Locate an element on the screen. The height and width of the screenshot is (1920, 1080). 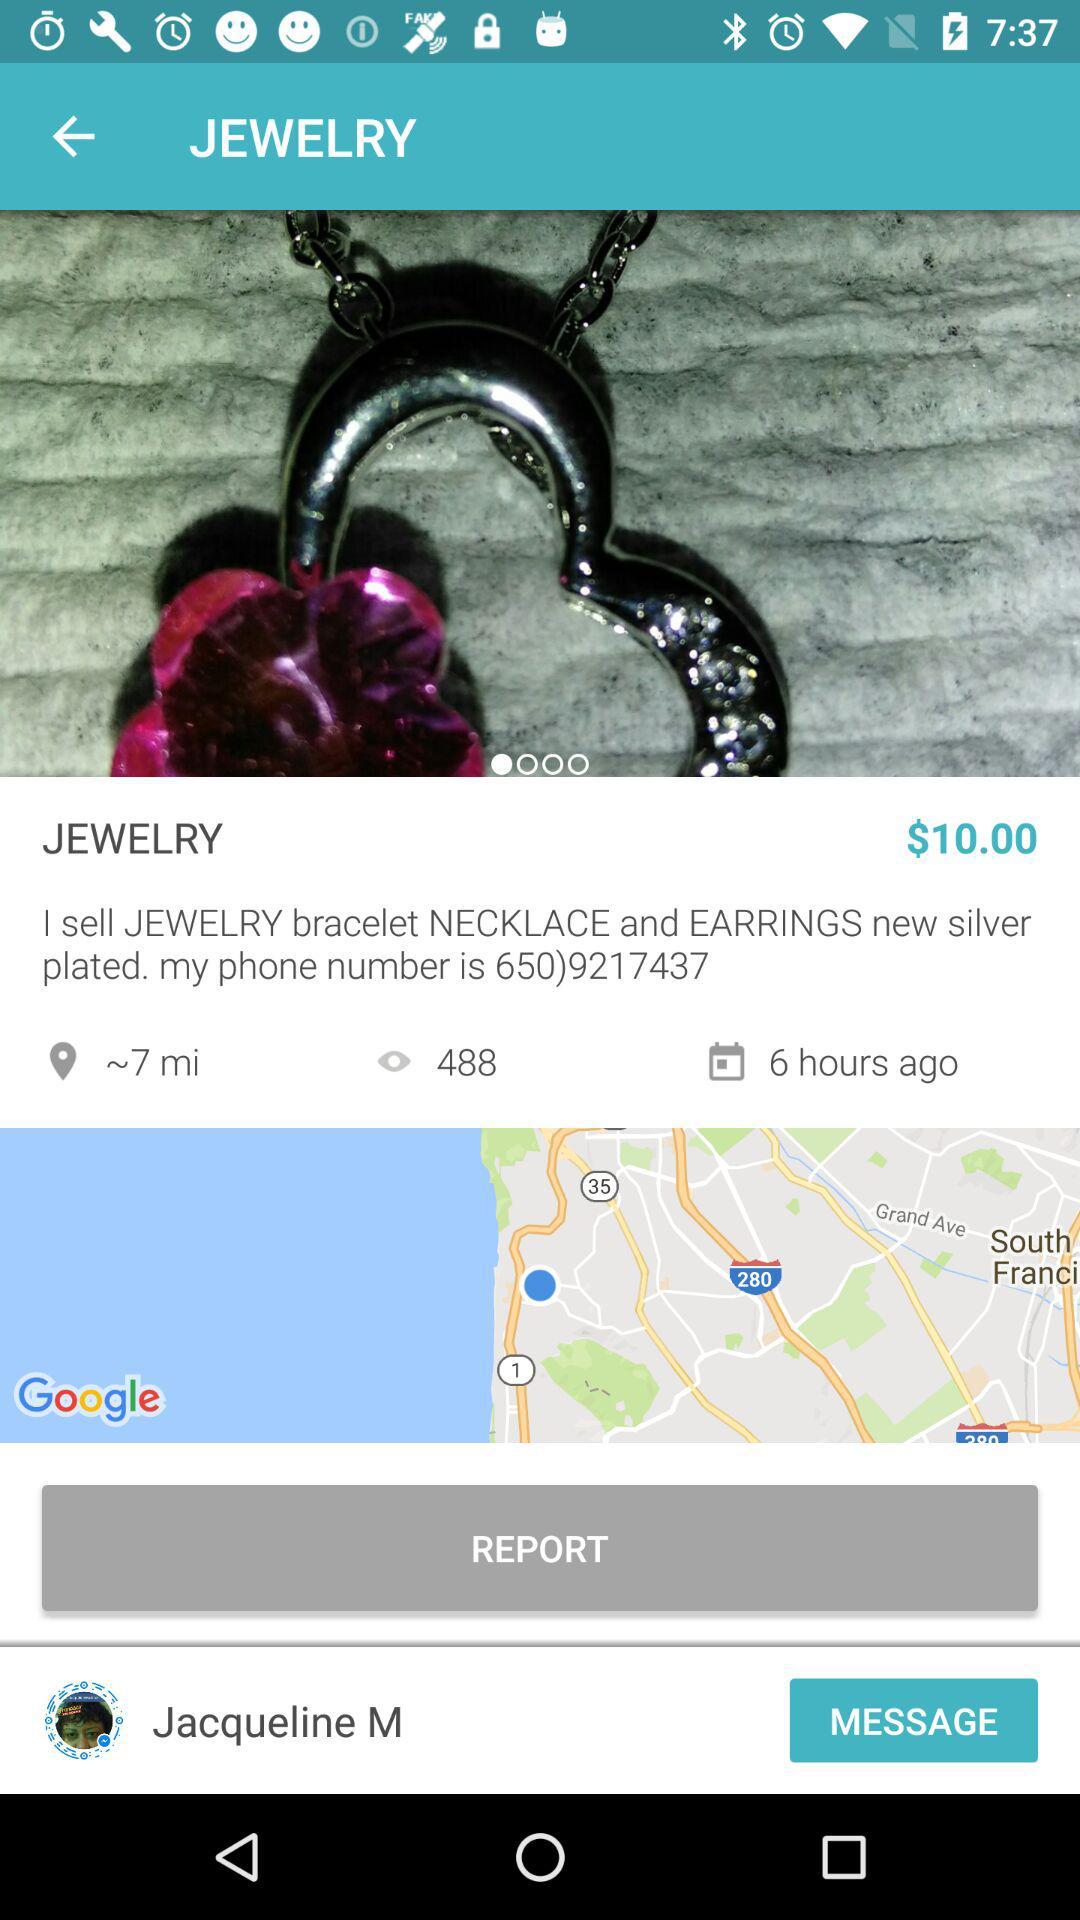
photo slide is located at coordinates (540, 493).